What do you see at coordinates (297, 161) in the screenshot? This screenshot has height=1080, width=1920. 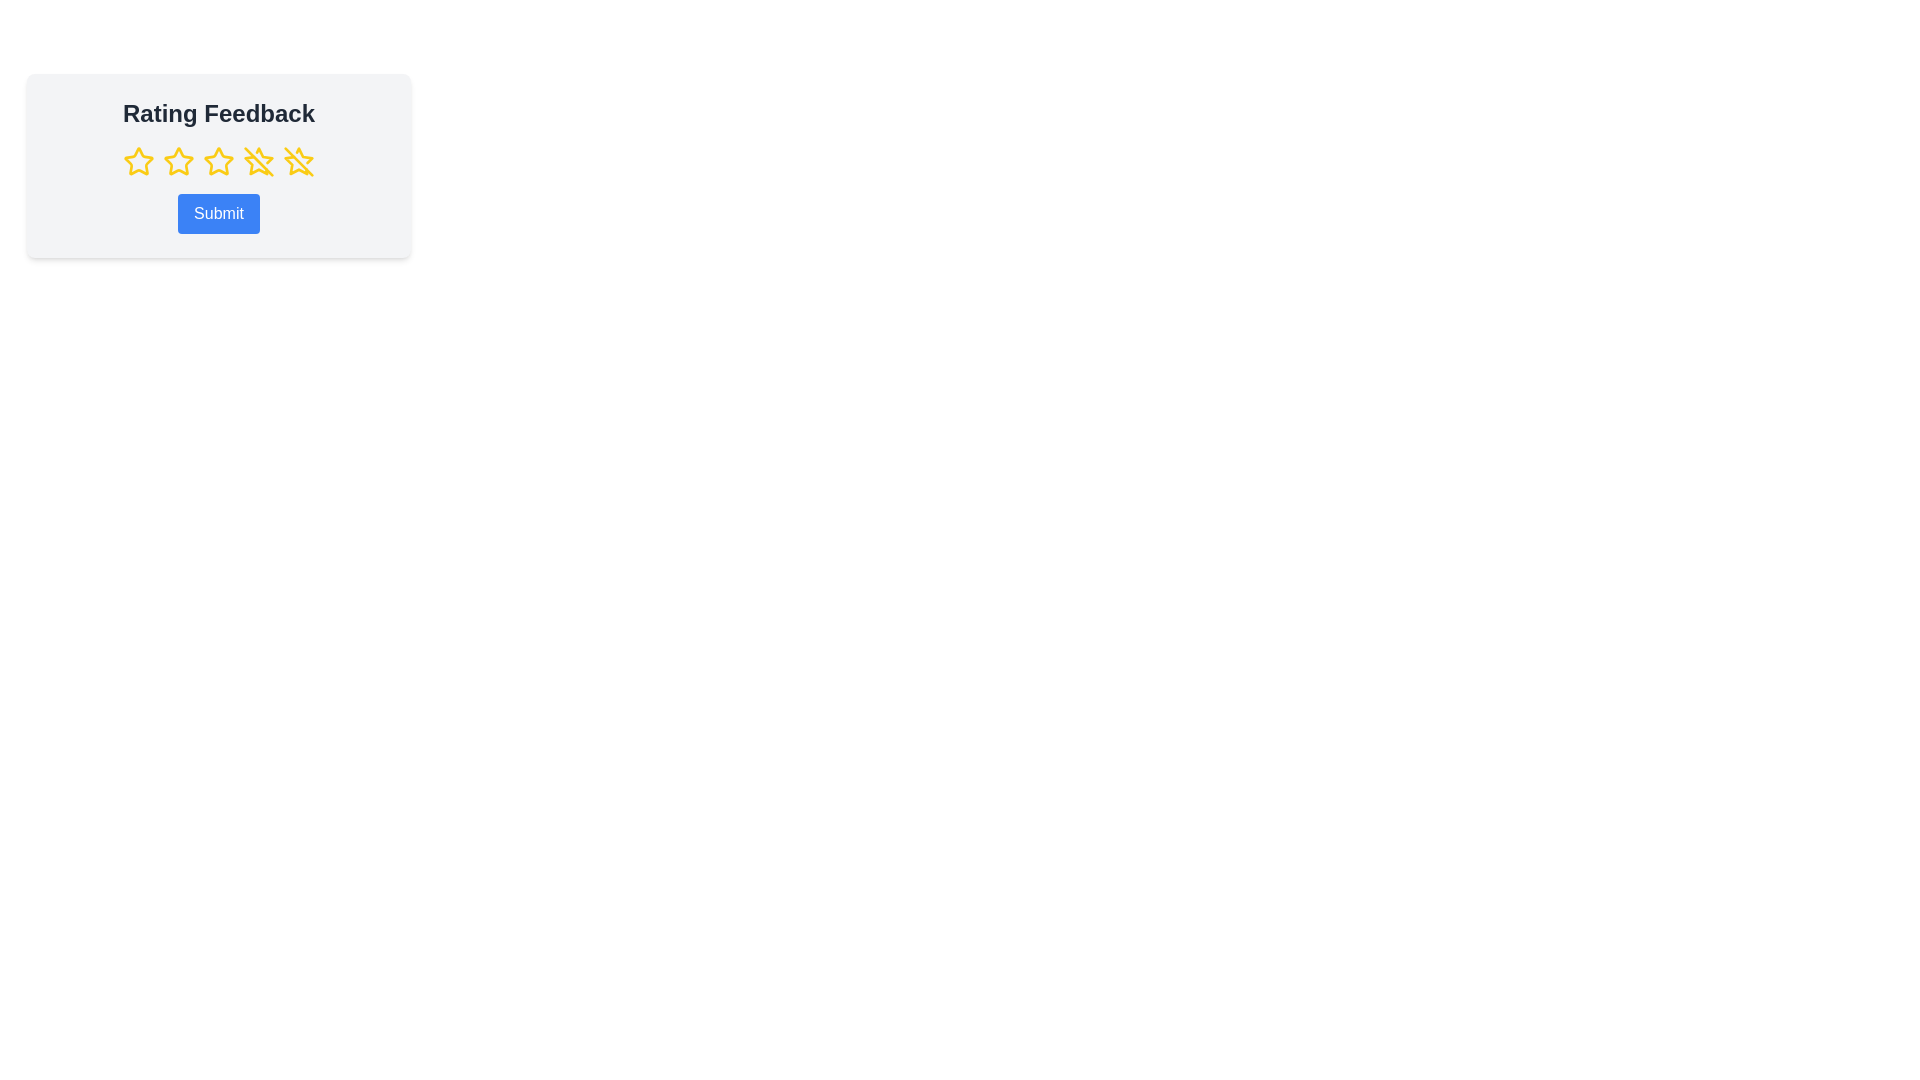 I see `the fifth star icon in the five-star rating system` at bounding box center [297, 161].